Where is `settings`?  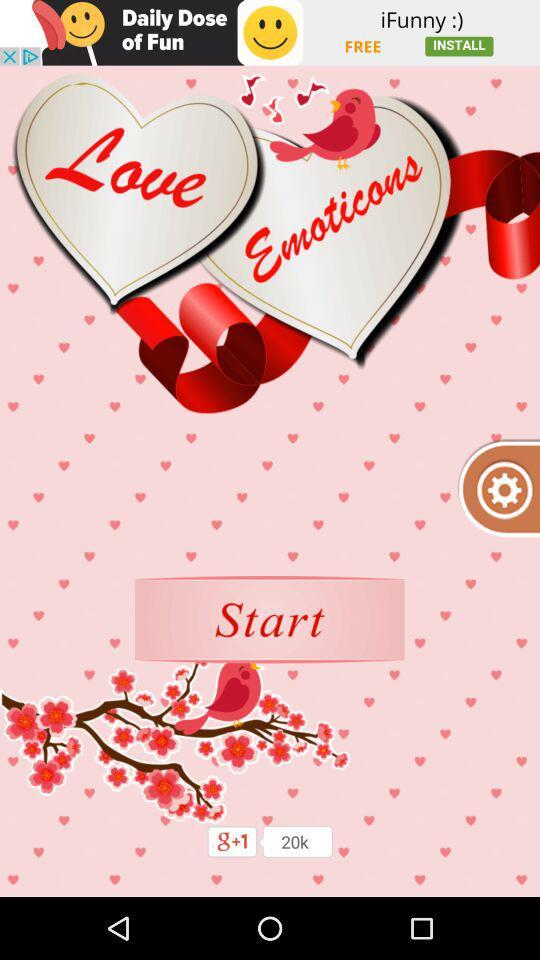
settings is located at coordinates (497, 487).